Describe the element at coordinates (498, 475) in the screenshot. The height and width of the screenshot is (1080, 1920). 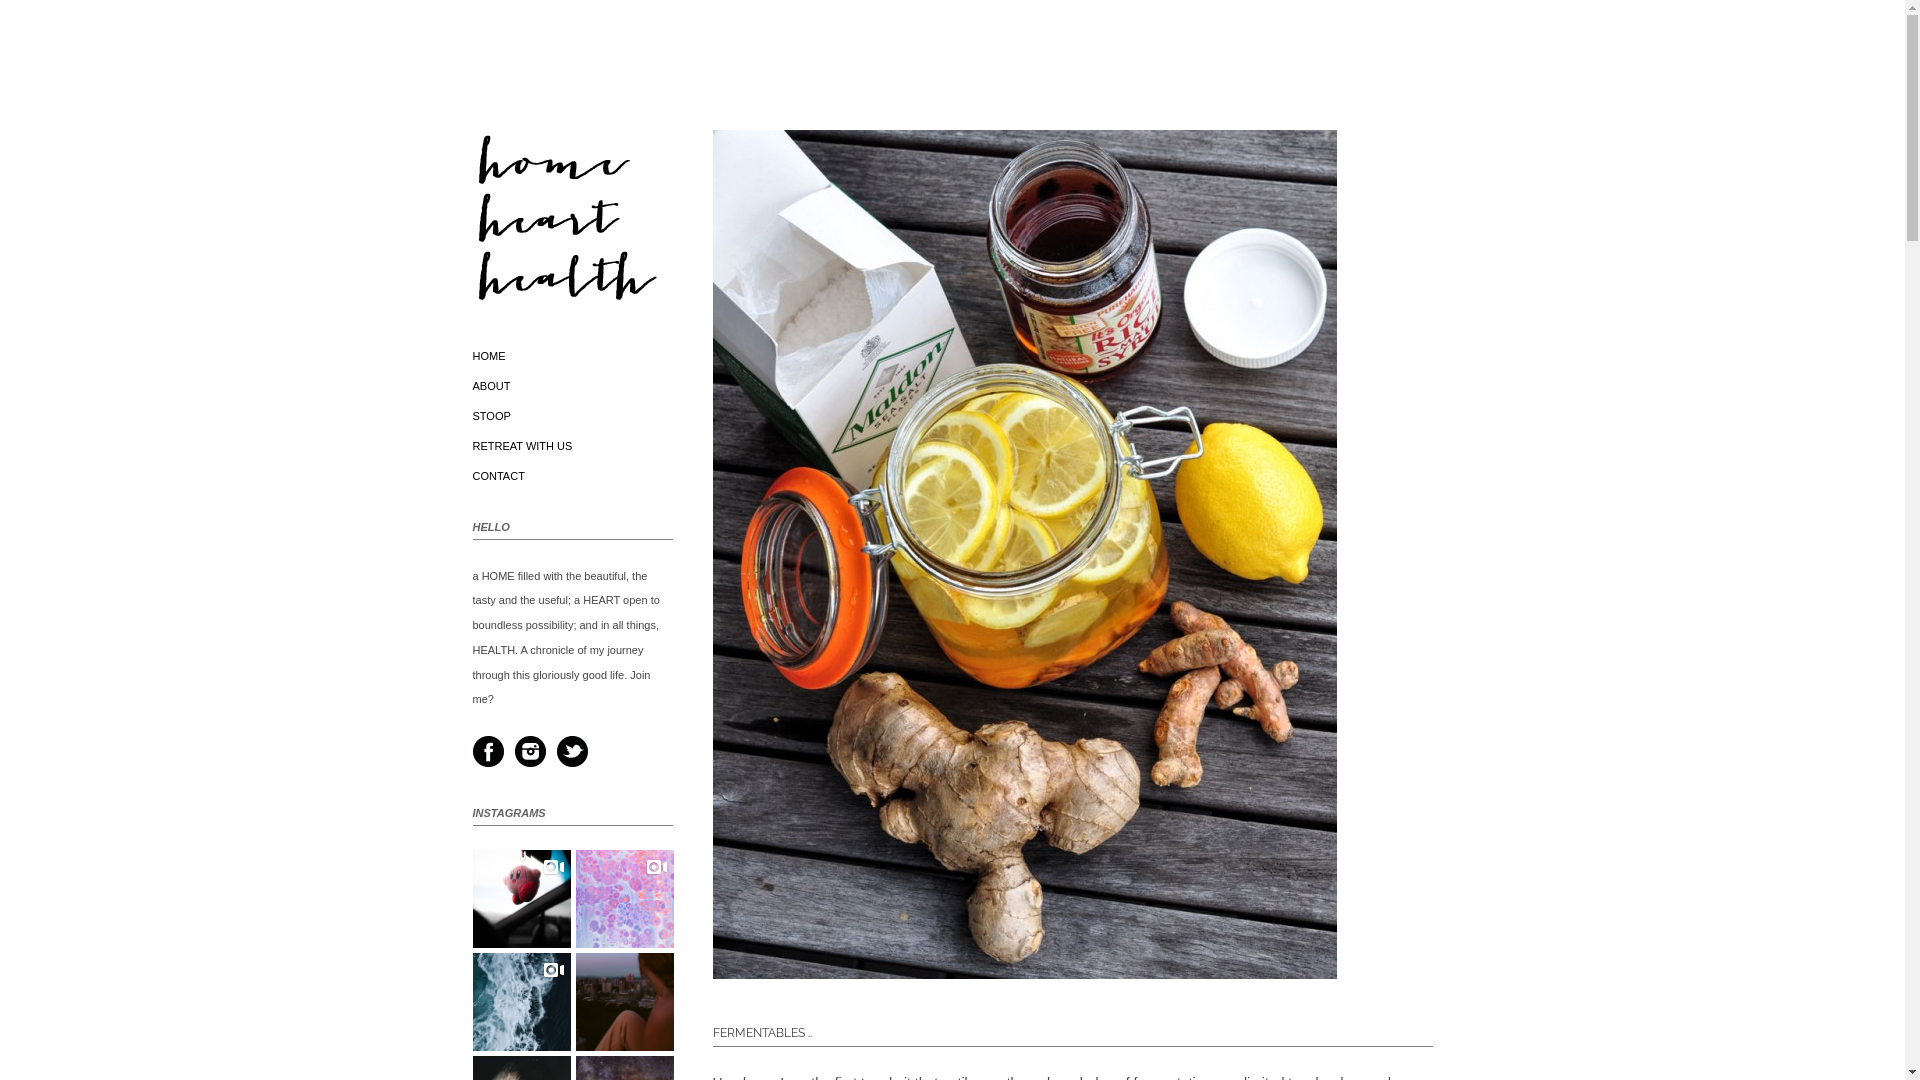
I see `'CONTACT'` at that location.